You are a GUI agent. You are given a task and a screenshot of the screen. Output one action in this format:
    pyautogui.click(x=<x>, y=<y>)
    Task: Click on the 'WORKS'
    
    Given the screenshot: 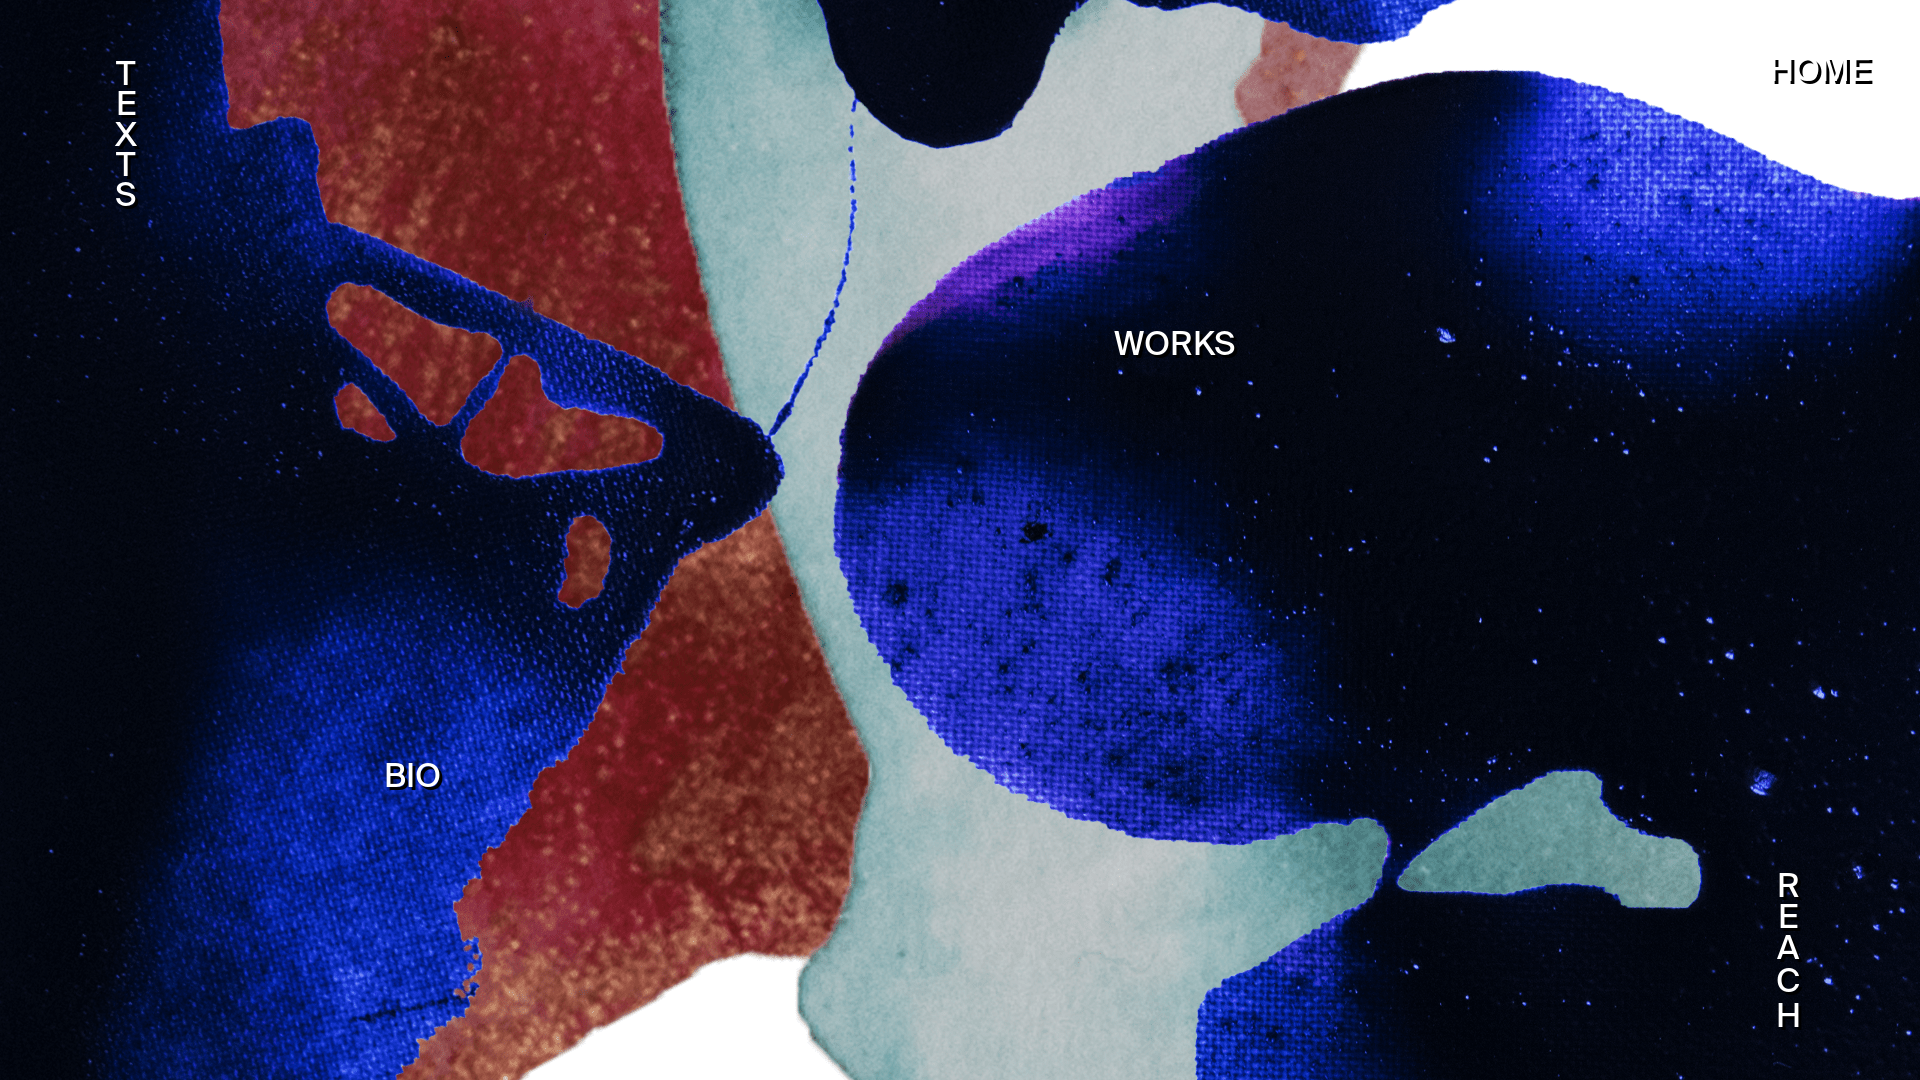 What is the action you would take?
    pyautogui.click(x=1174, y=345)
    